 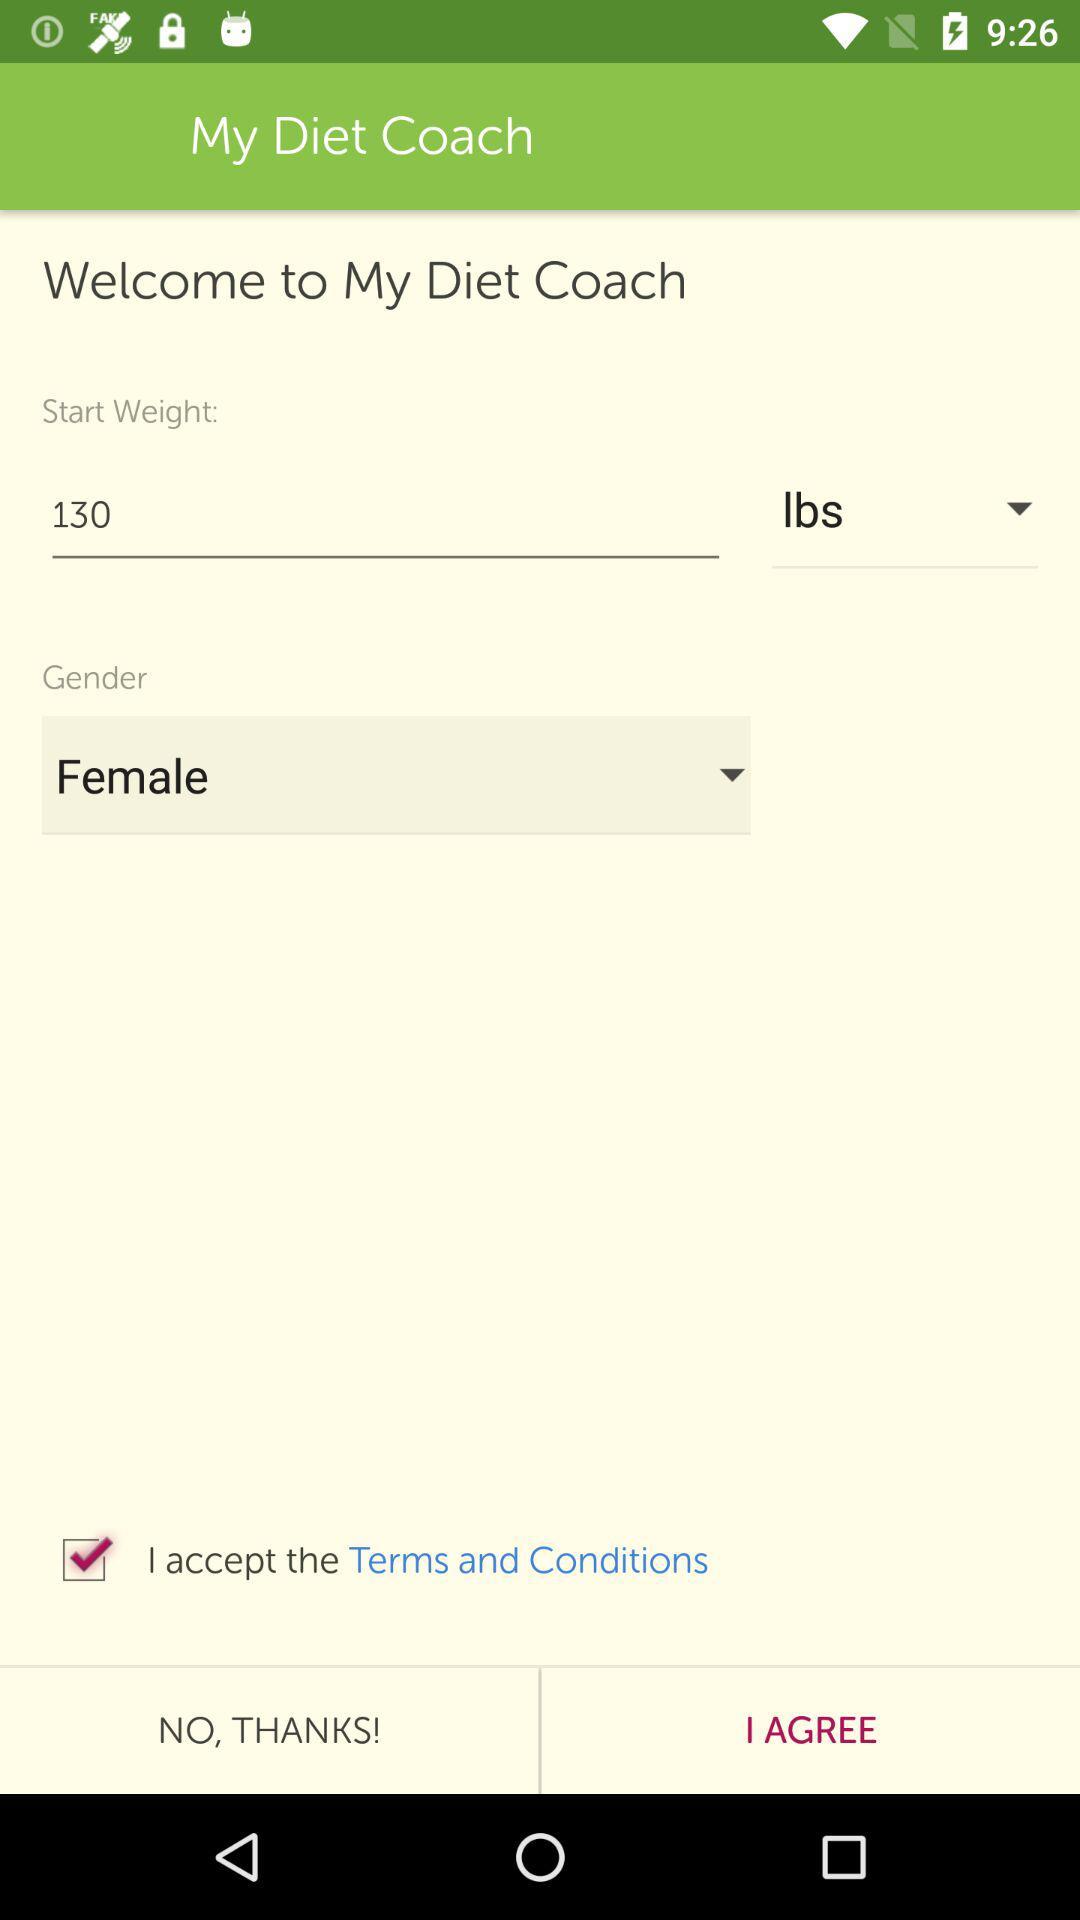 What do you see at coordinates (549, 1559) in the screenshot?
I see `terms and conditions item` at bounding box center [549, 1559].